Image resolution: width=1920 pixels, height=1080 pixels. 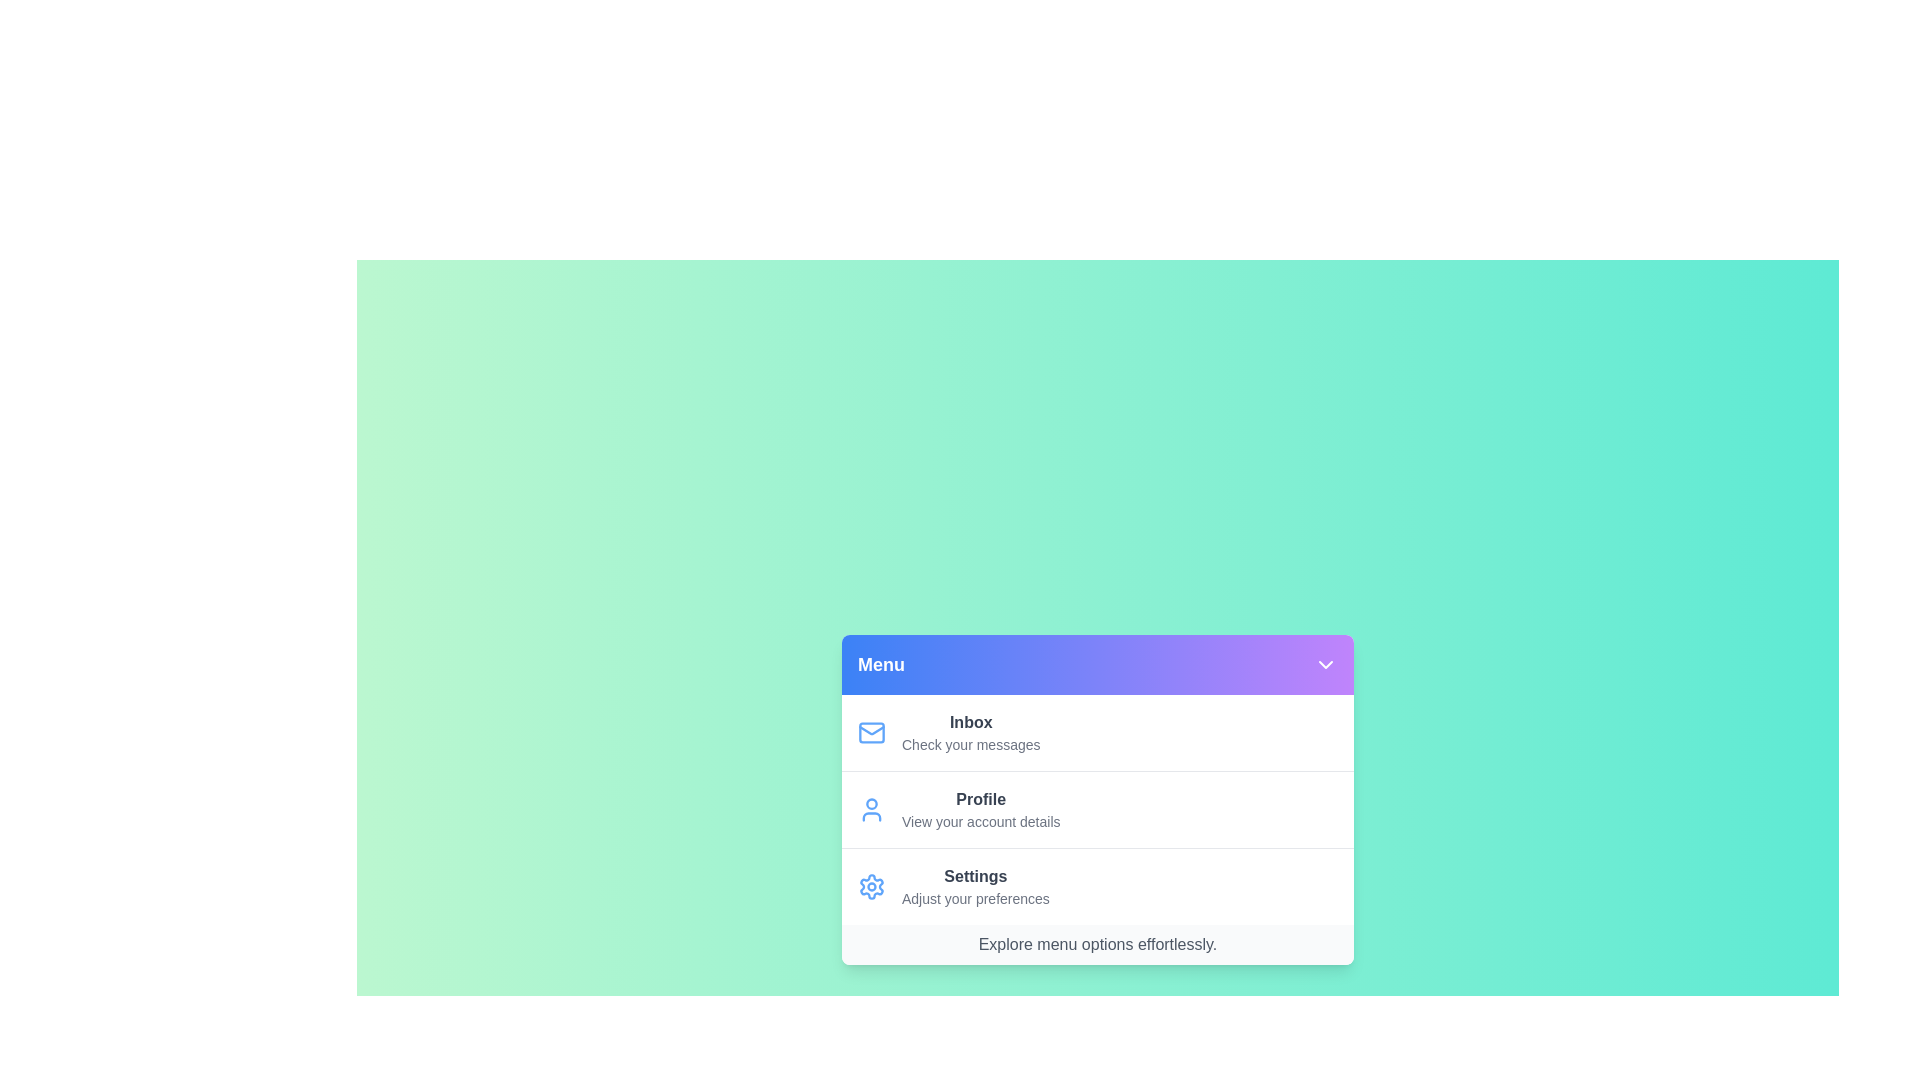 I want to click on the dropdown button to toggle the menu visibility, so click(x=1325, y=664).